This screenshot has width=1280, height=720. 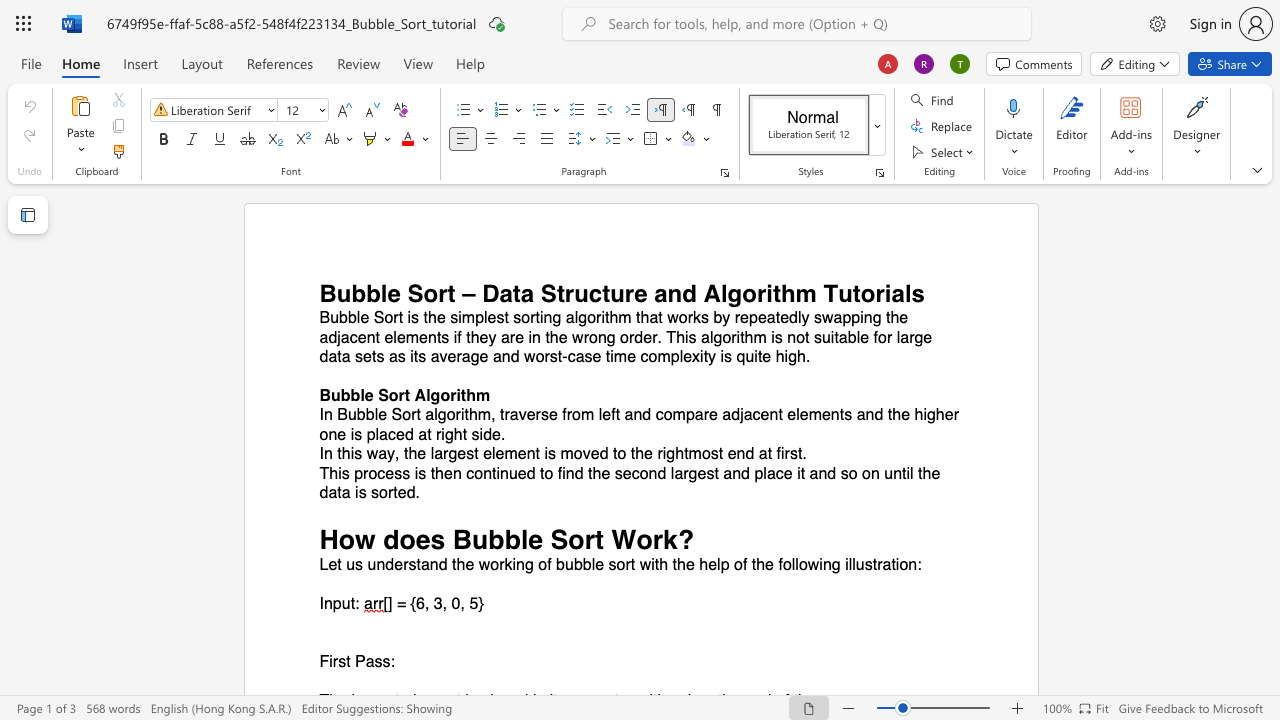 I want to click on the 1th character "3" in the text, so click(x=437, y=603).